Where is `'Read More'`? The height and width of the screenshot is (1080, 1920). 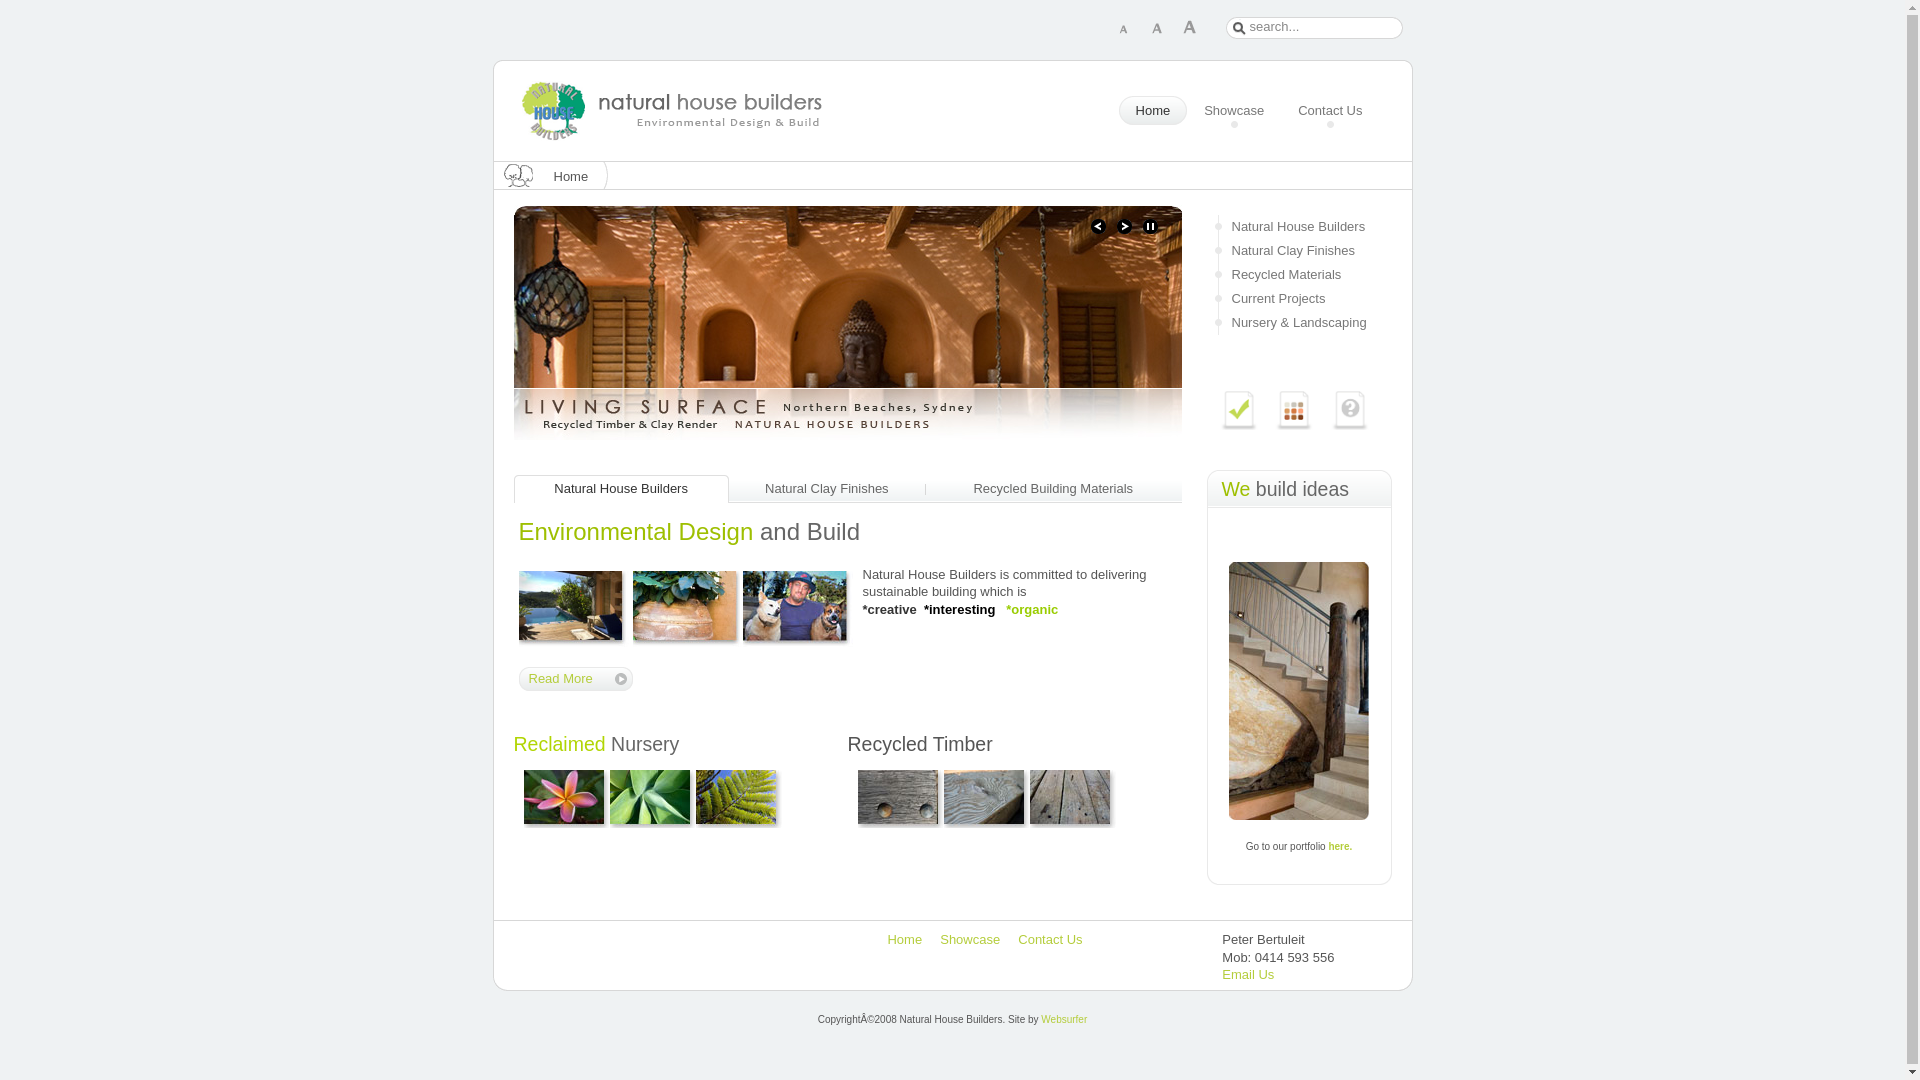
'Read More' is located at coordinates (574, 677).